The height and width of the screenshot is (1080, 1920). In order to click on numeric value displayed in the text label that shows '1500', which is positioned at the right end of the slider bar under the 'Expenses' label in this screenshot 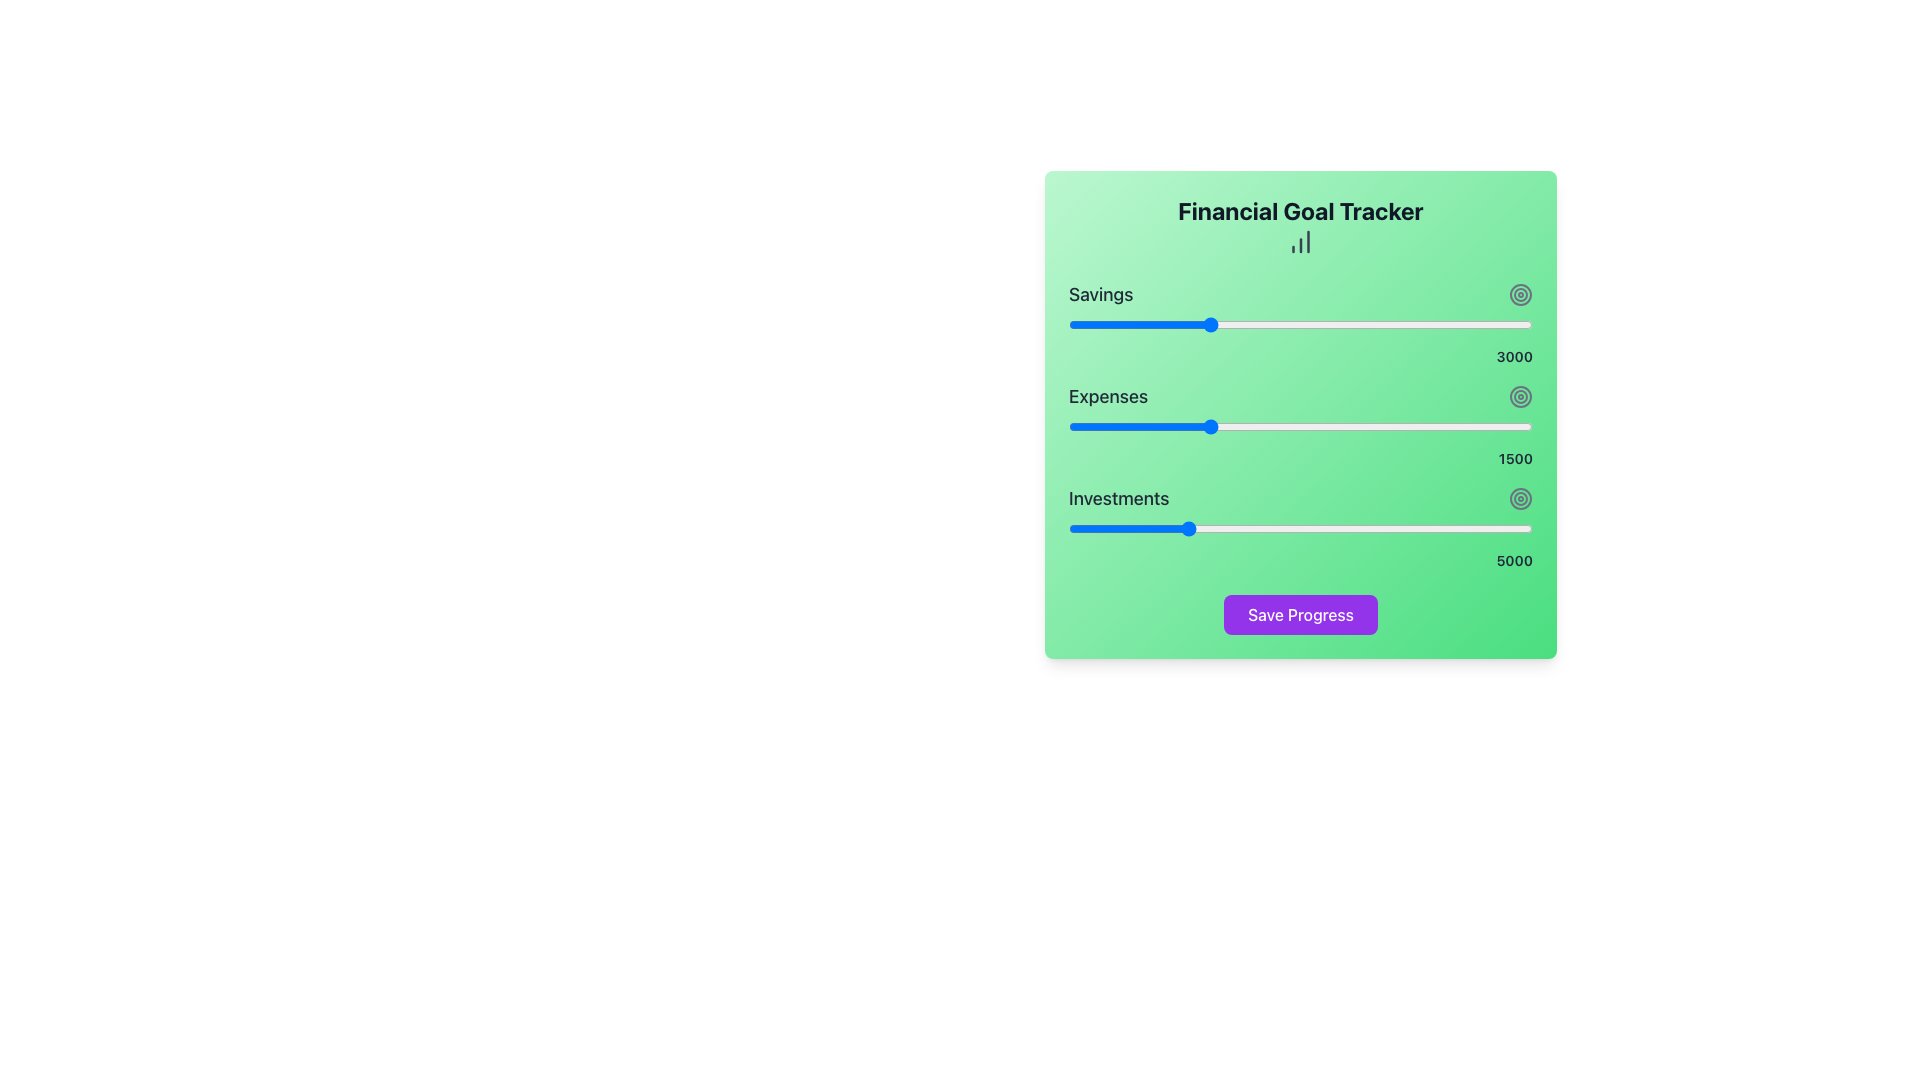, I will do `click(1300, 459)`.